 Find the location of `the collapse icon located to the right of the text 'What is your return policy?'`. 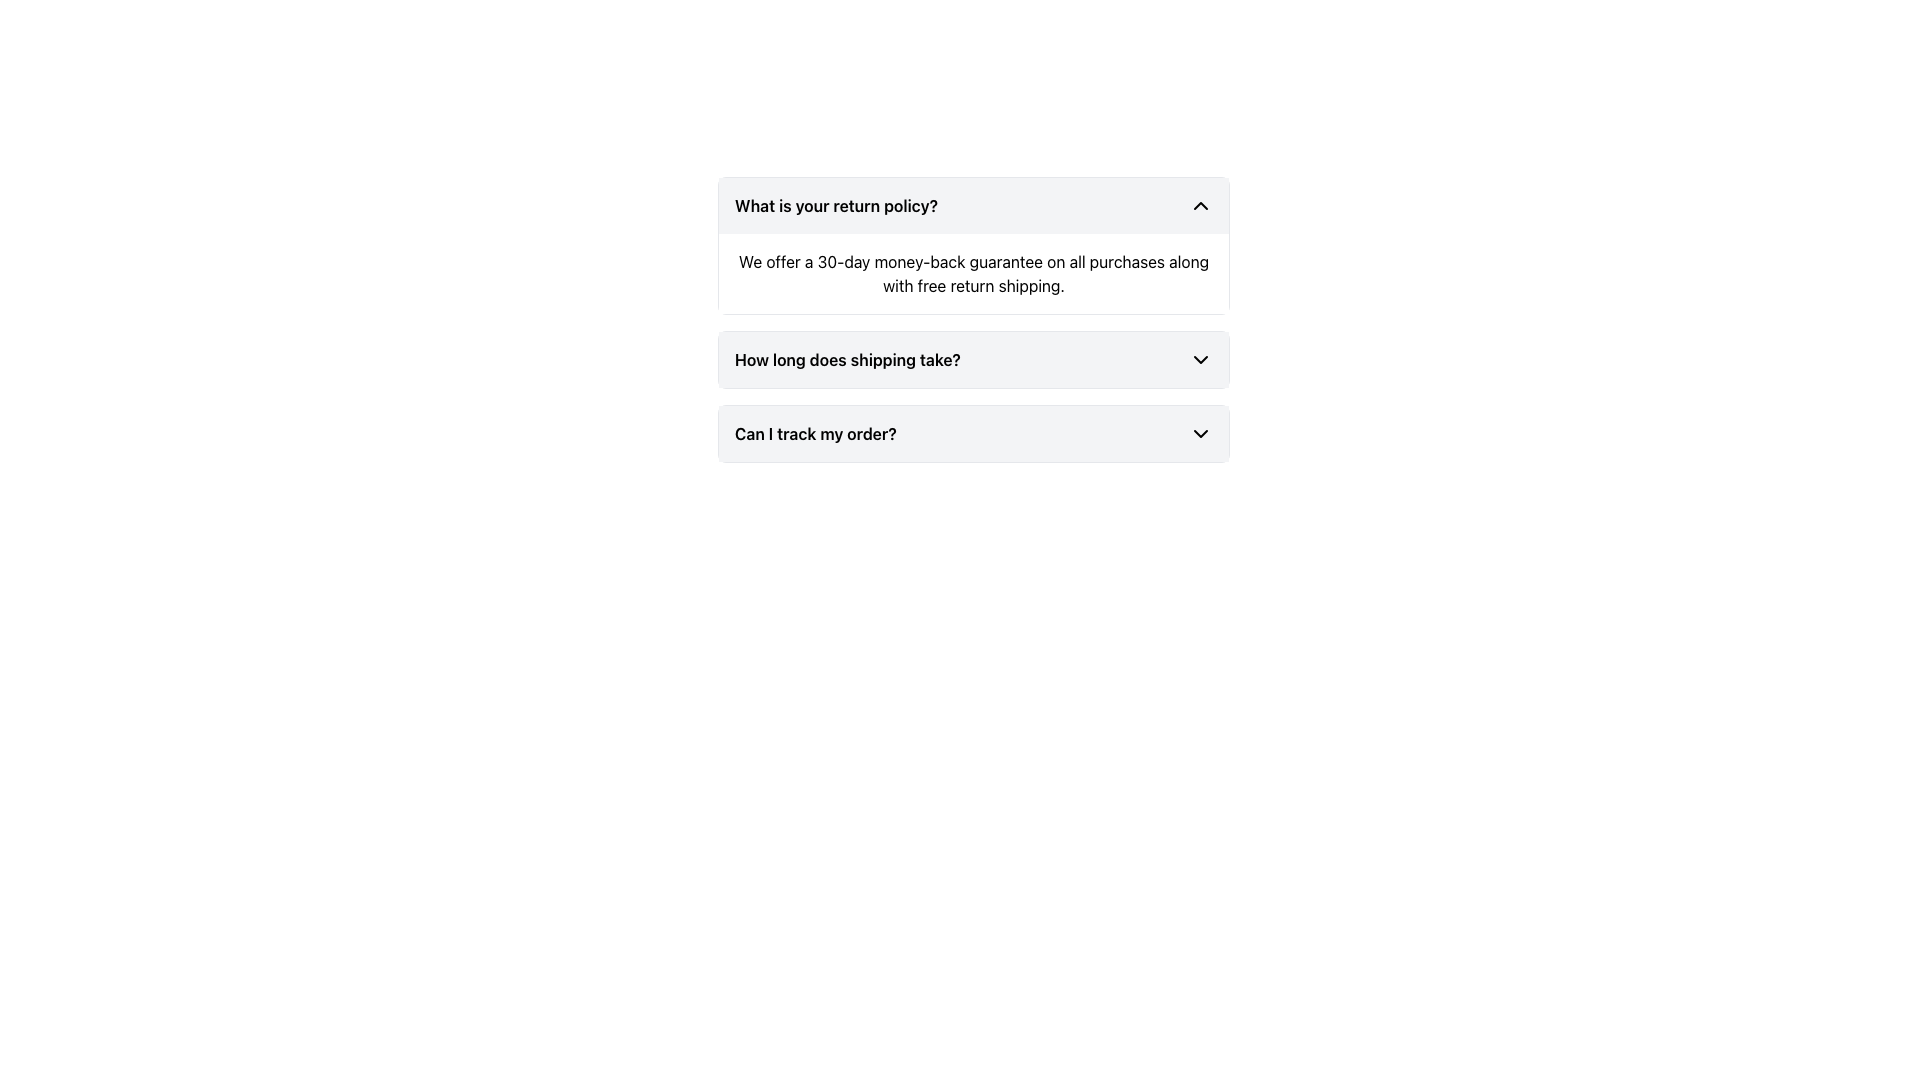

the collapse icon located to the right of the text 'What is your return policy?' is located at coordinates (1200, 205).